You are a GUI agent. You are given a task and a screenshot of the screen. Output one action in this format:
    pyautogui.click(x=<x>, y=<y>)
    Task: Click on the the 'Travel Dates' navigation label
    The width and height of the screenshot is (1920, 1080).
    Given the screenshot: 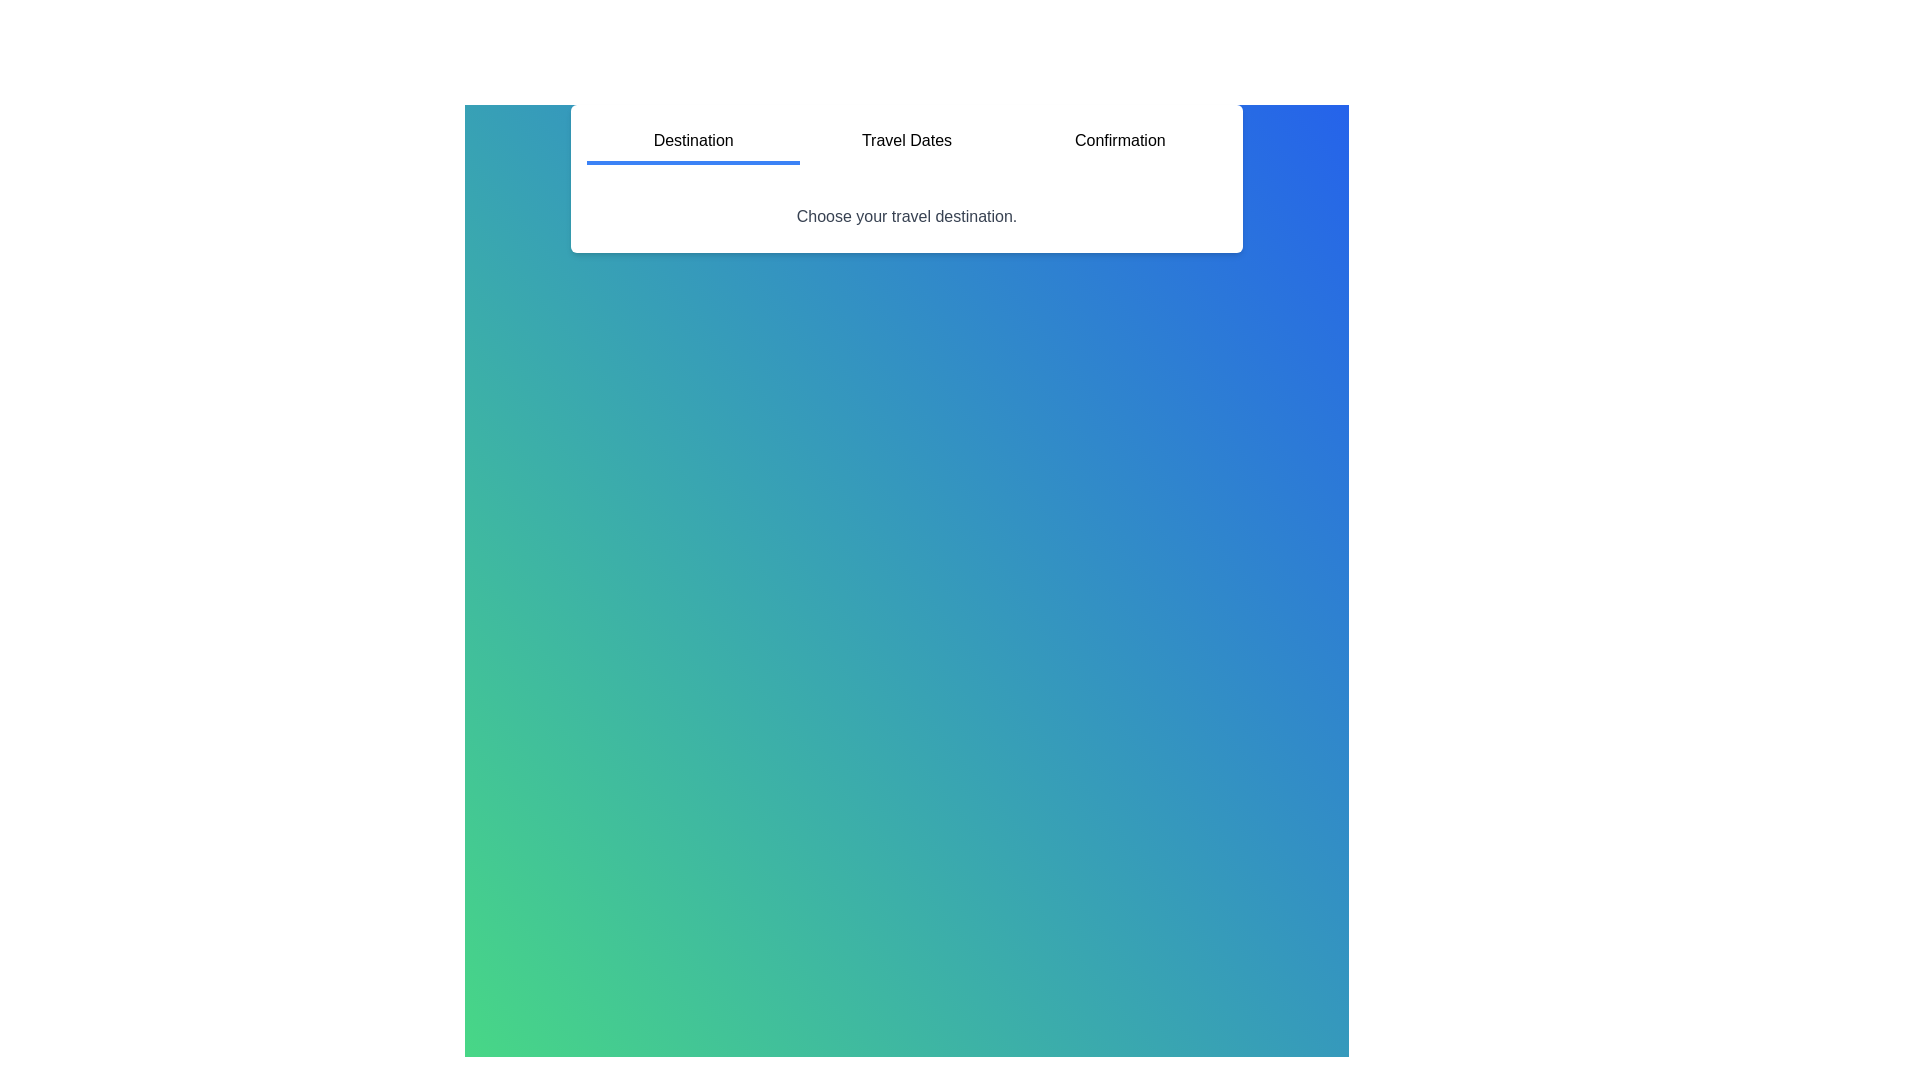 What is the action you would take?
    pyautogui.click(x=906, y=141)
    